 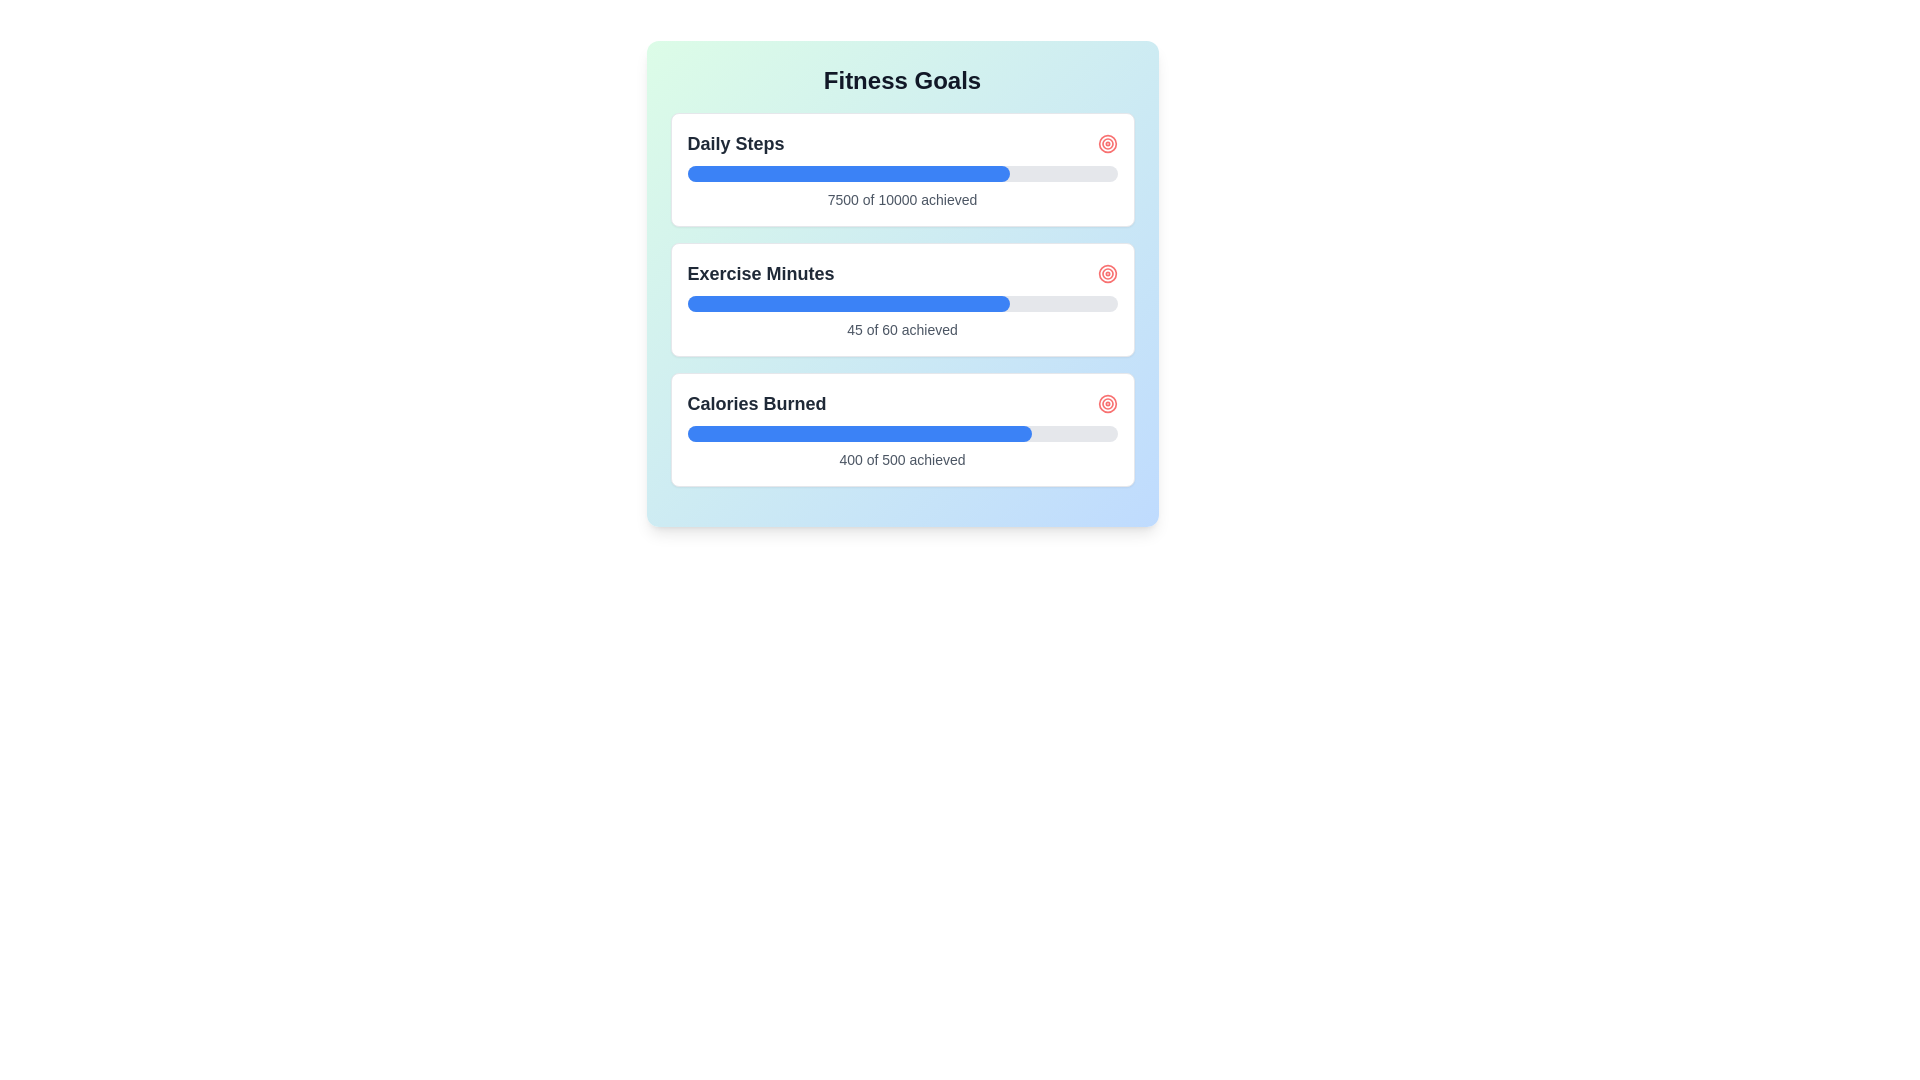 I want to click on the Progress bar section that visually represents the completion of 'Exercise Minutes', so click(x=848, y=304).